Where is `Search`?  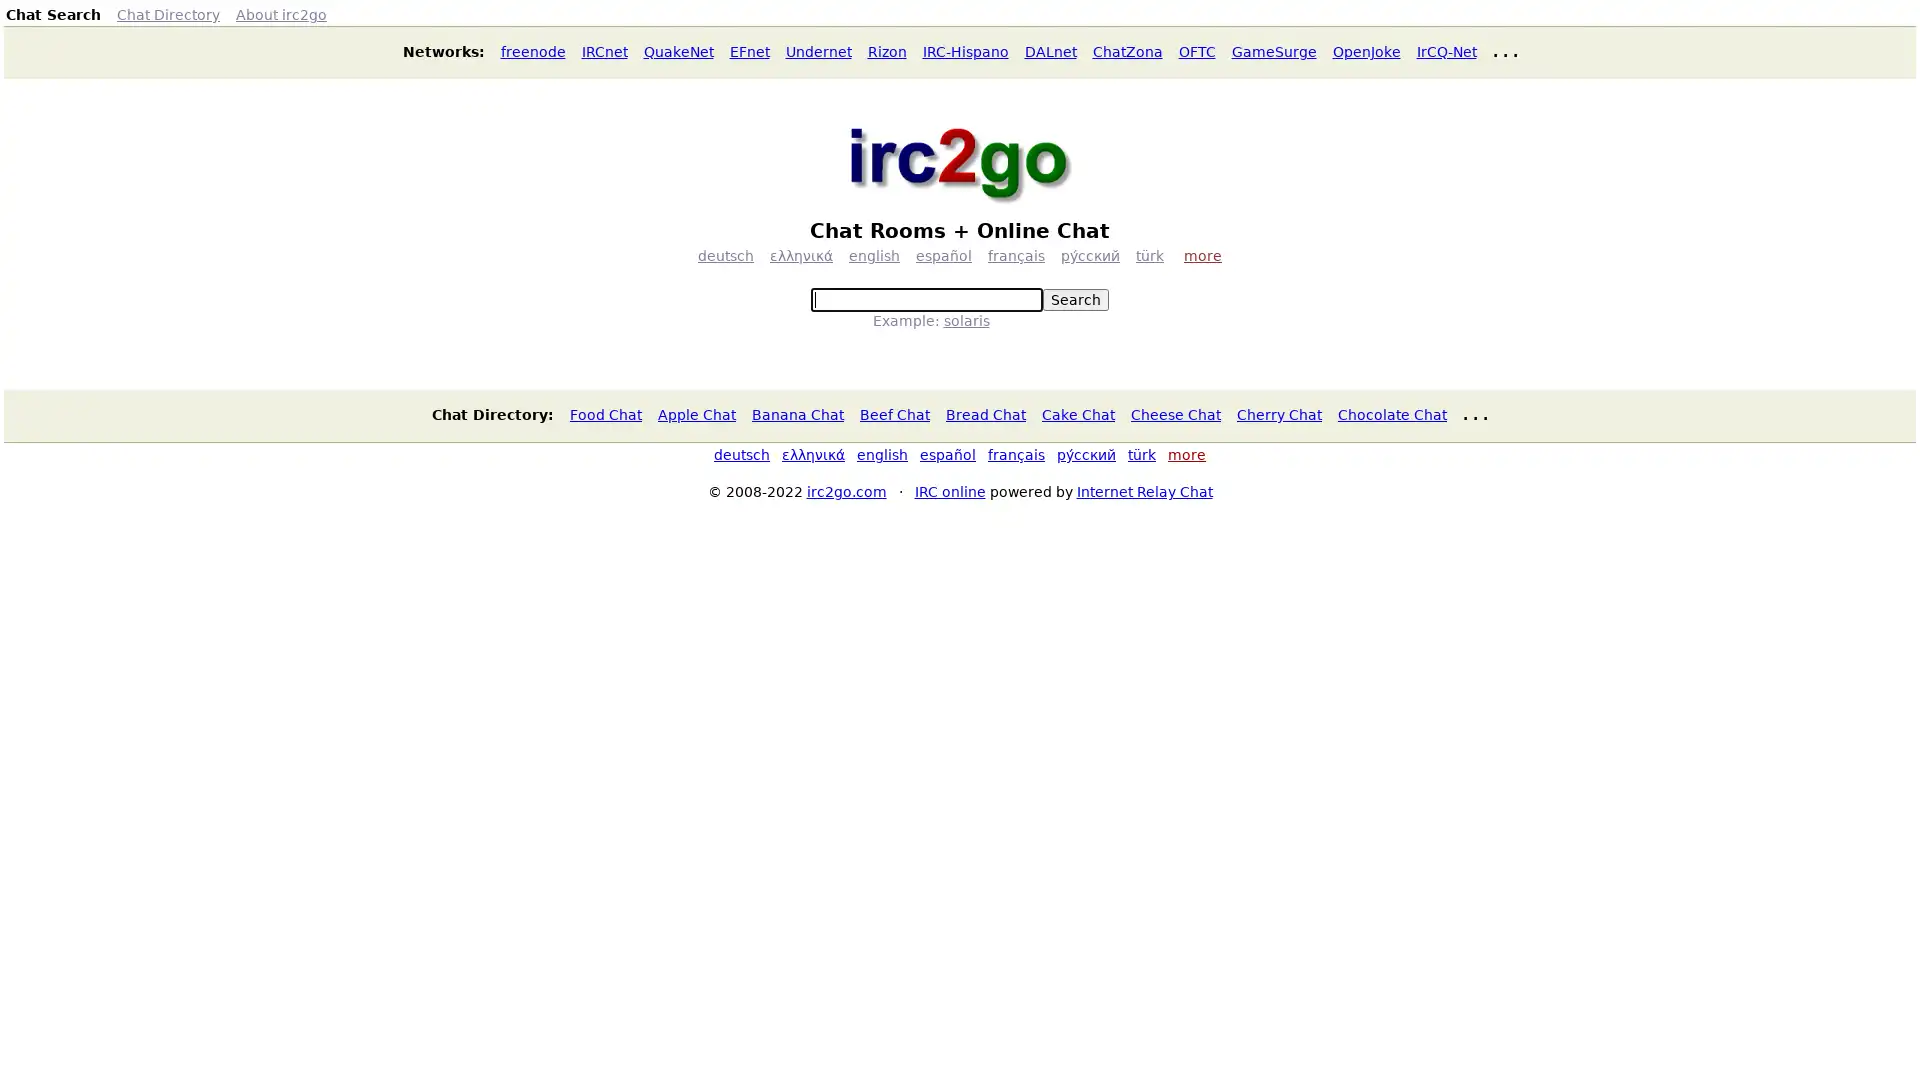
Search is located at coordinates (1074, 300).